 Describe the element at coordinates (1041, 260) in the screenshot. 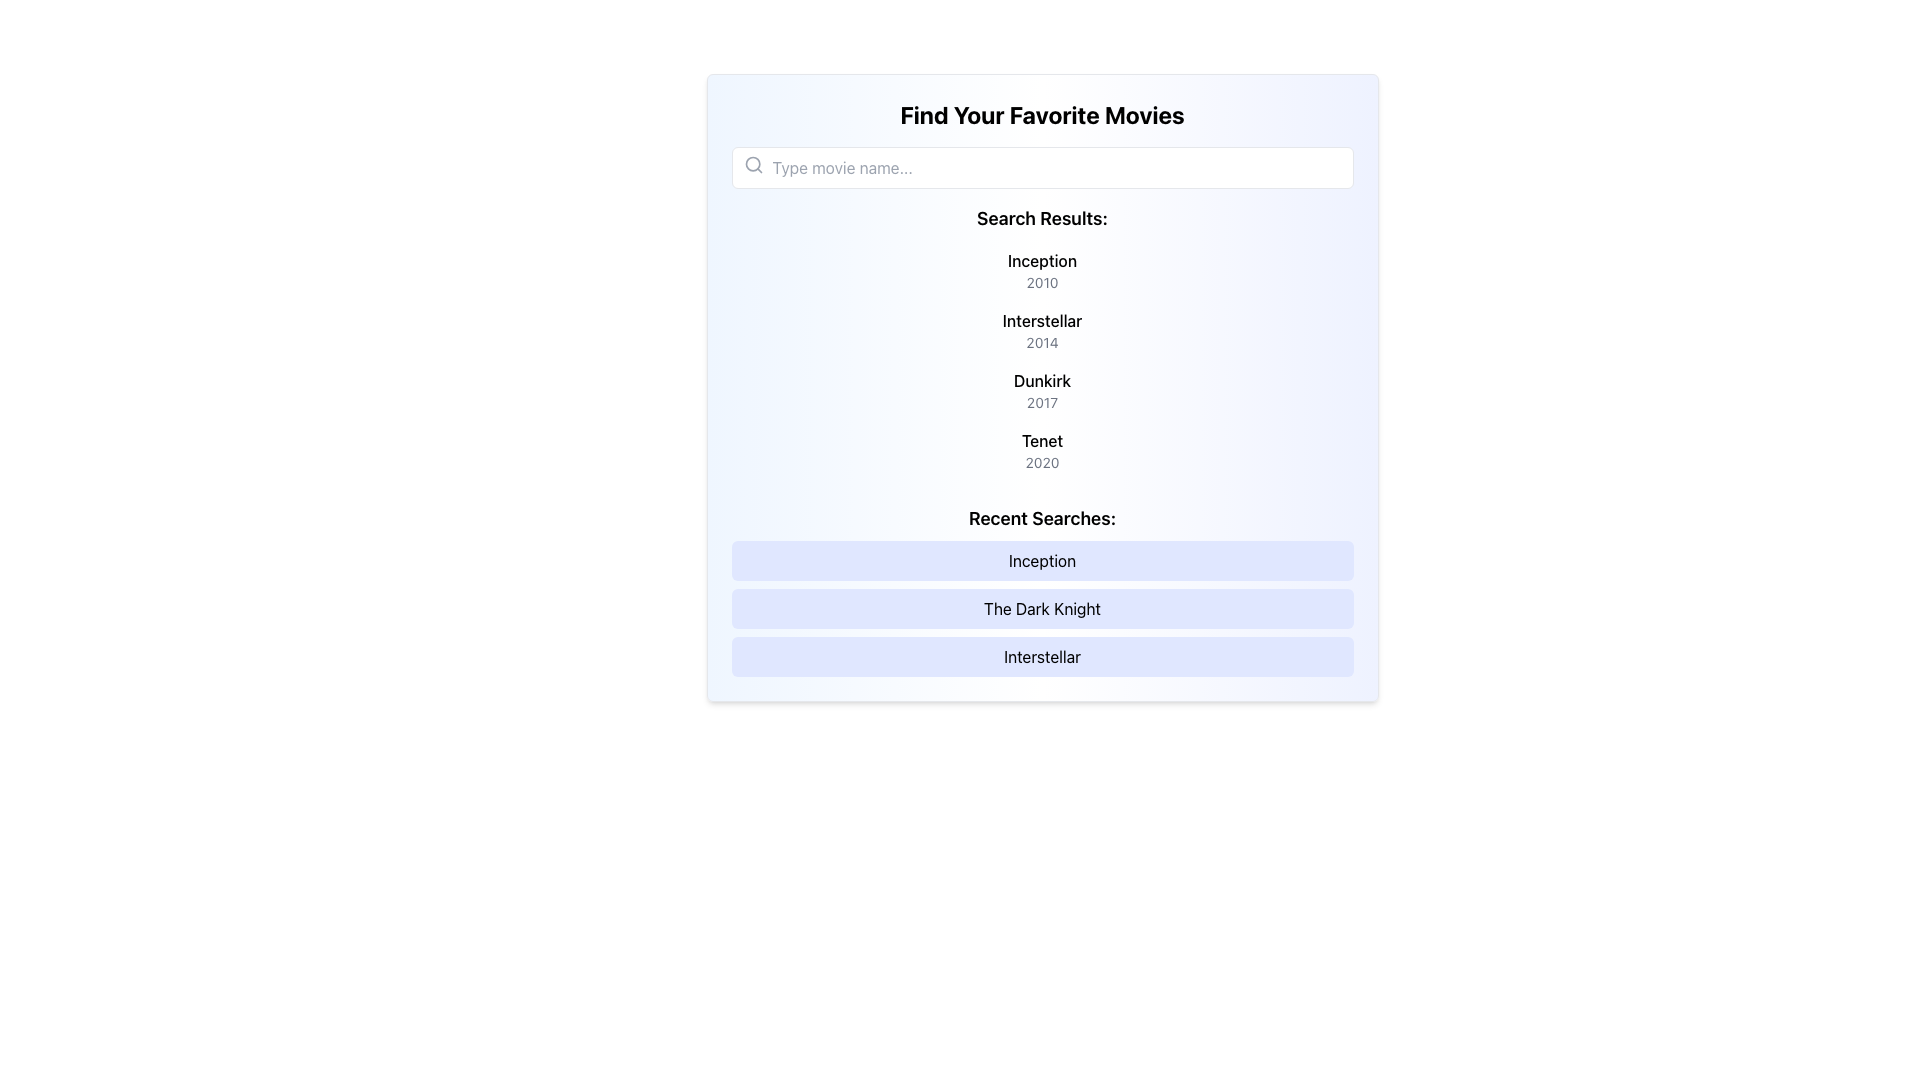

I see `the non-interactive Text Label representing the movie title in the Search Results section, located above the text '2010'` at that location.